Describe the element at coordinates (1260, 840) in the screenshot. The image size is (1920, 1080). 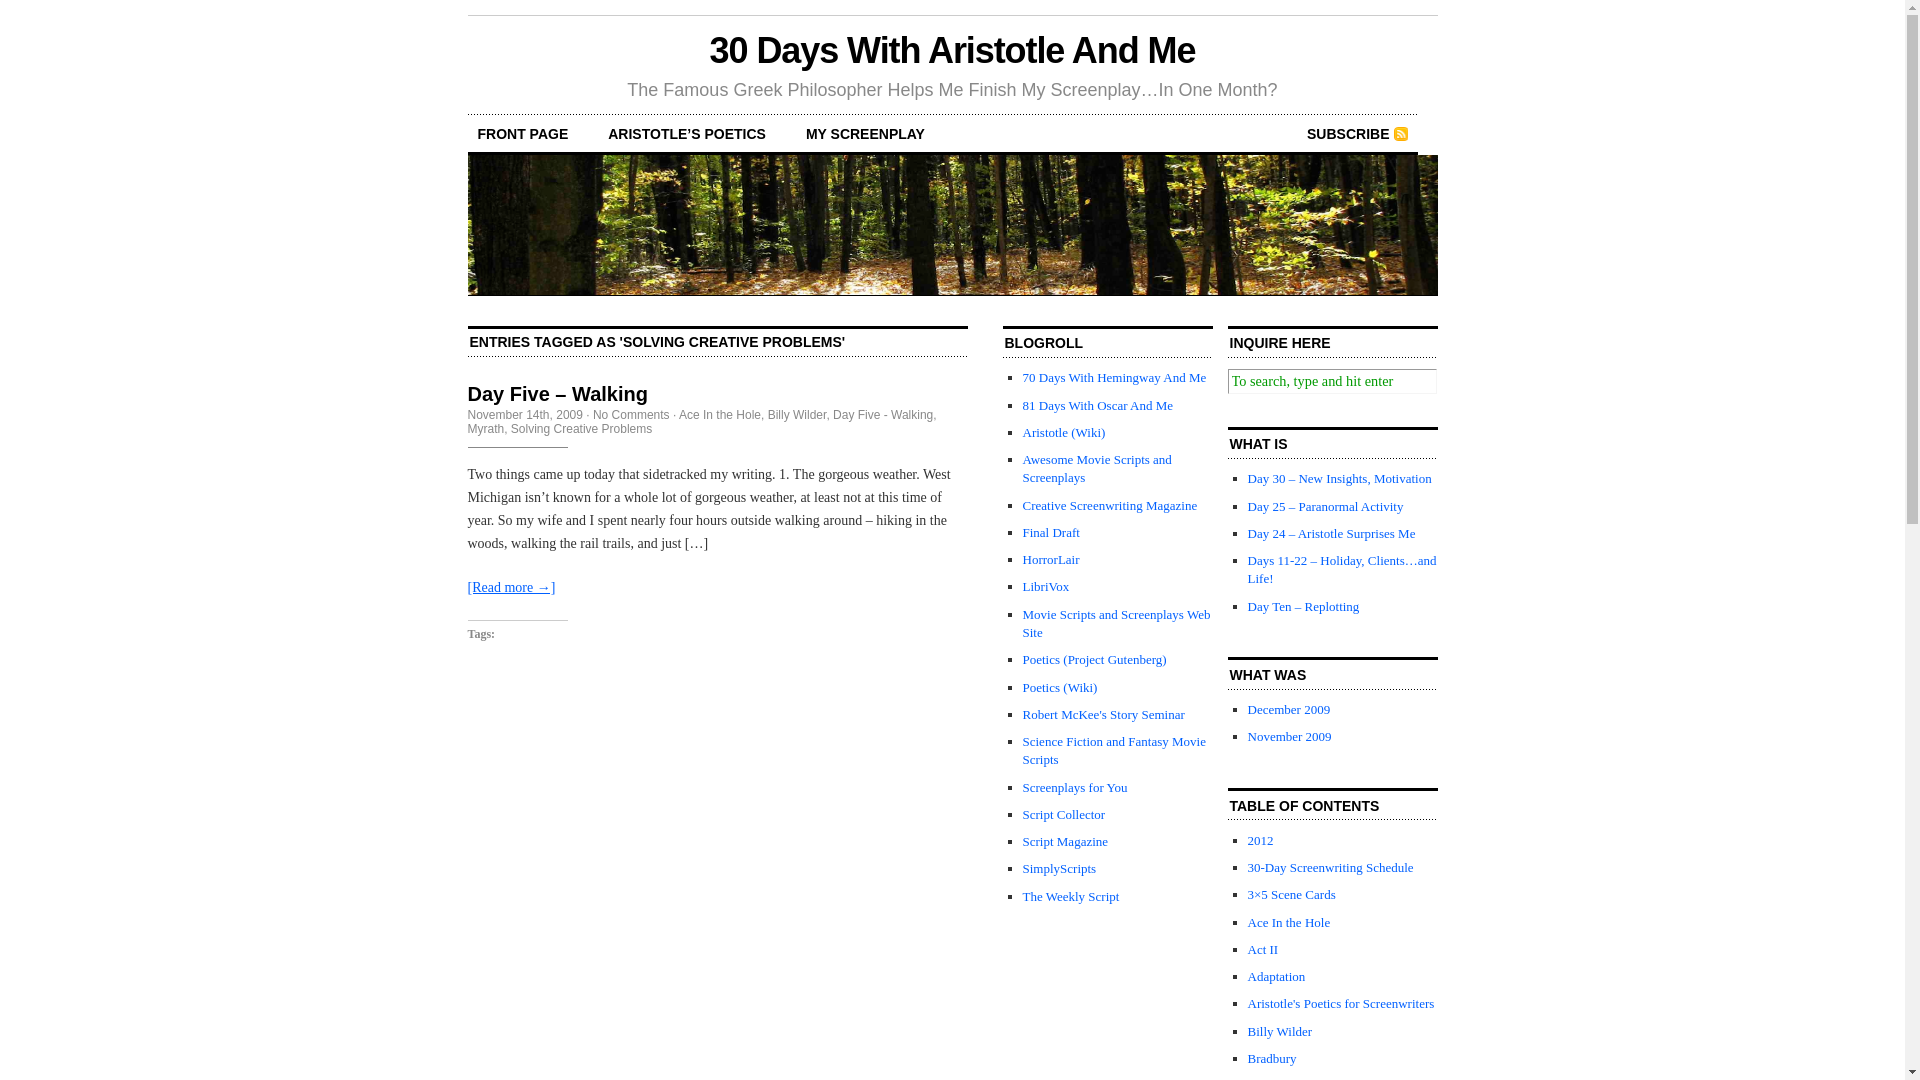
I see `'2012'` at that location.